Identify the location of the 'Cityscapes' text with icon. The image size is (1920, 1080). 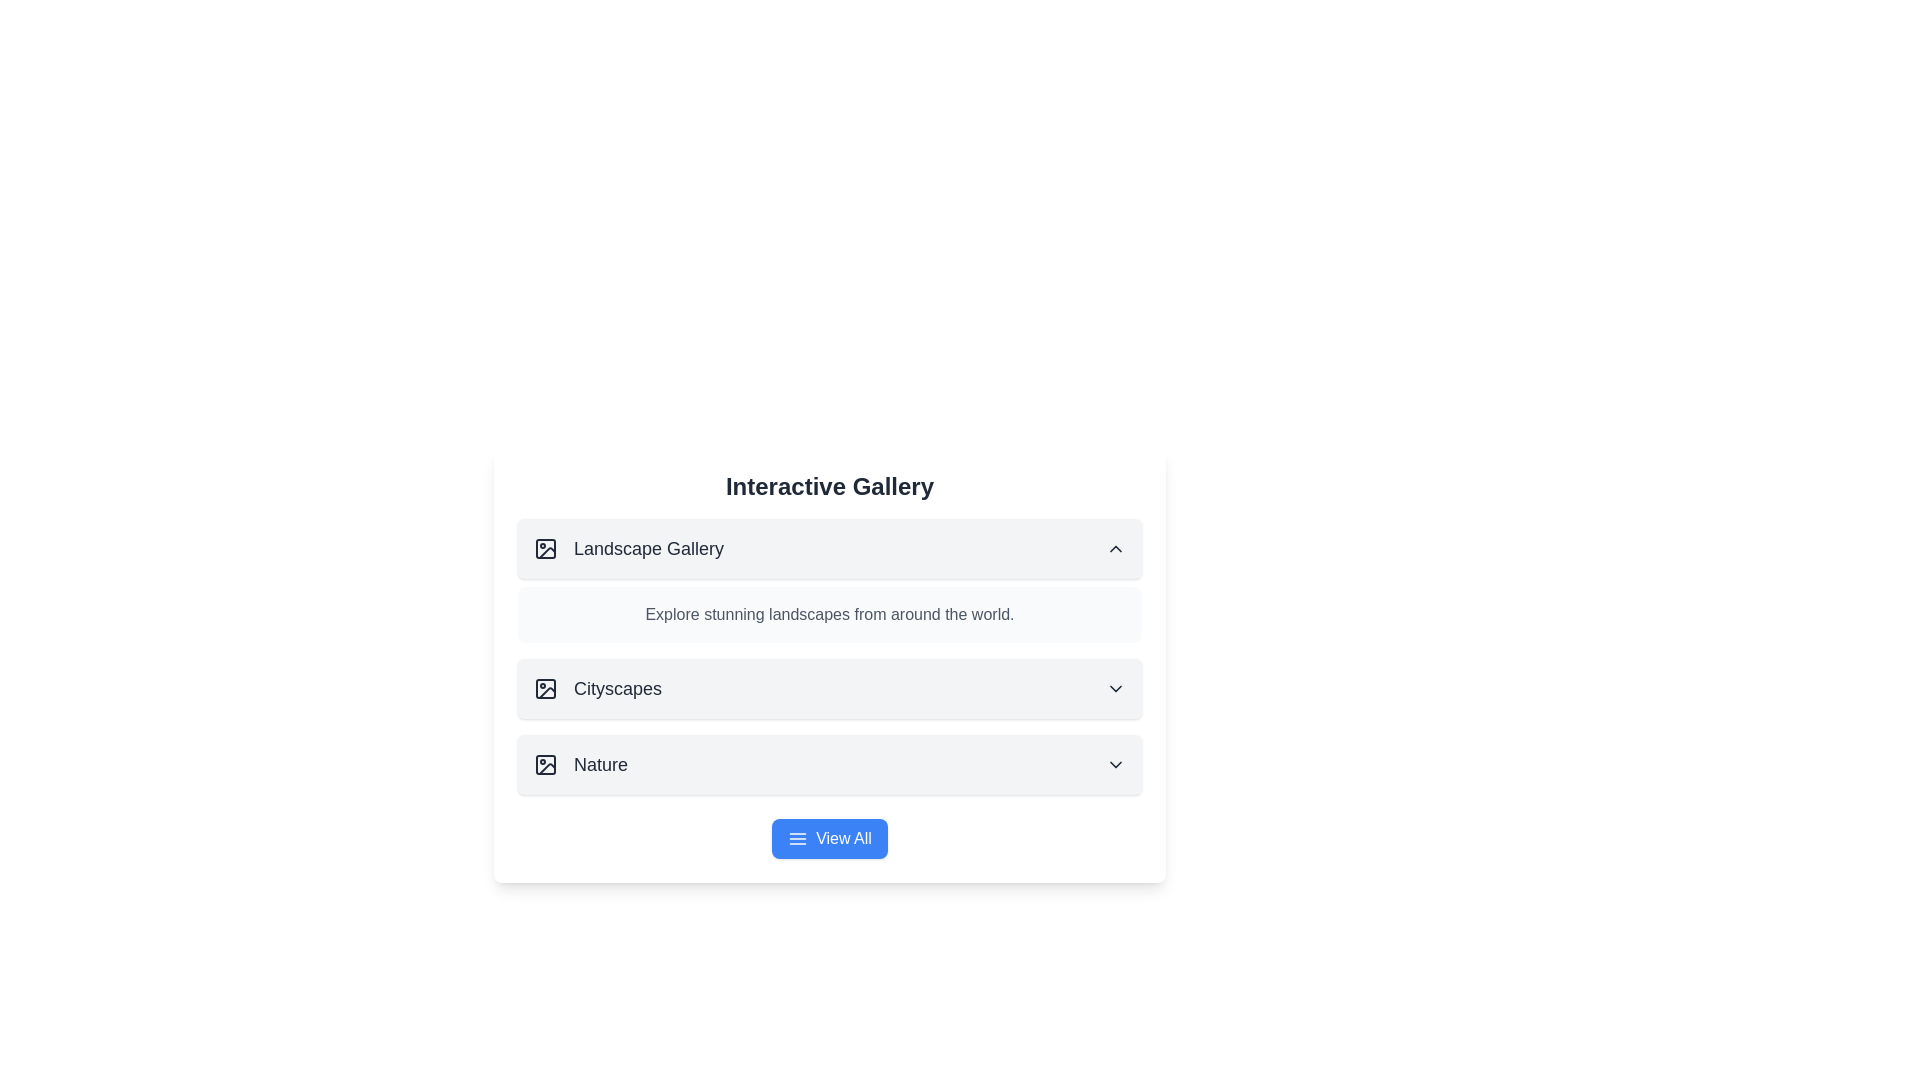
(597, 688).